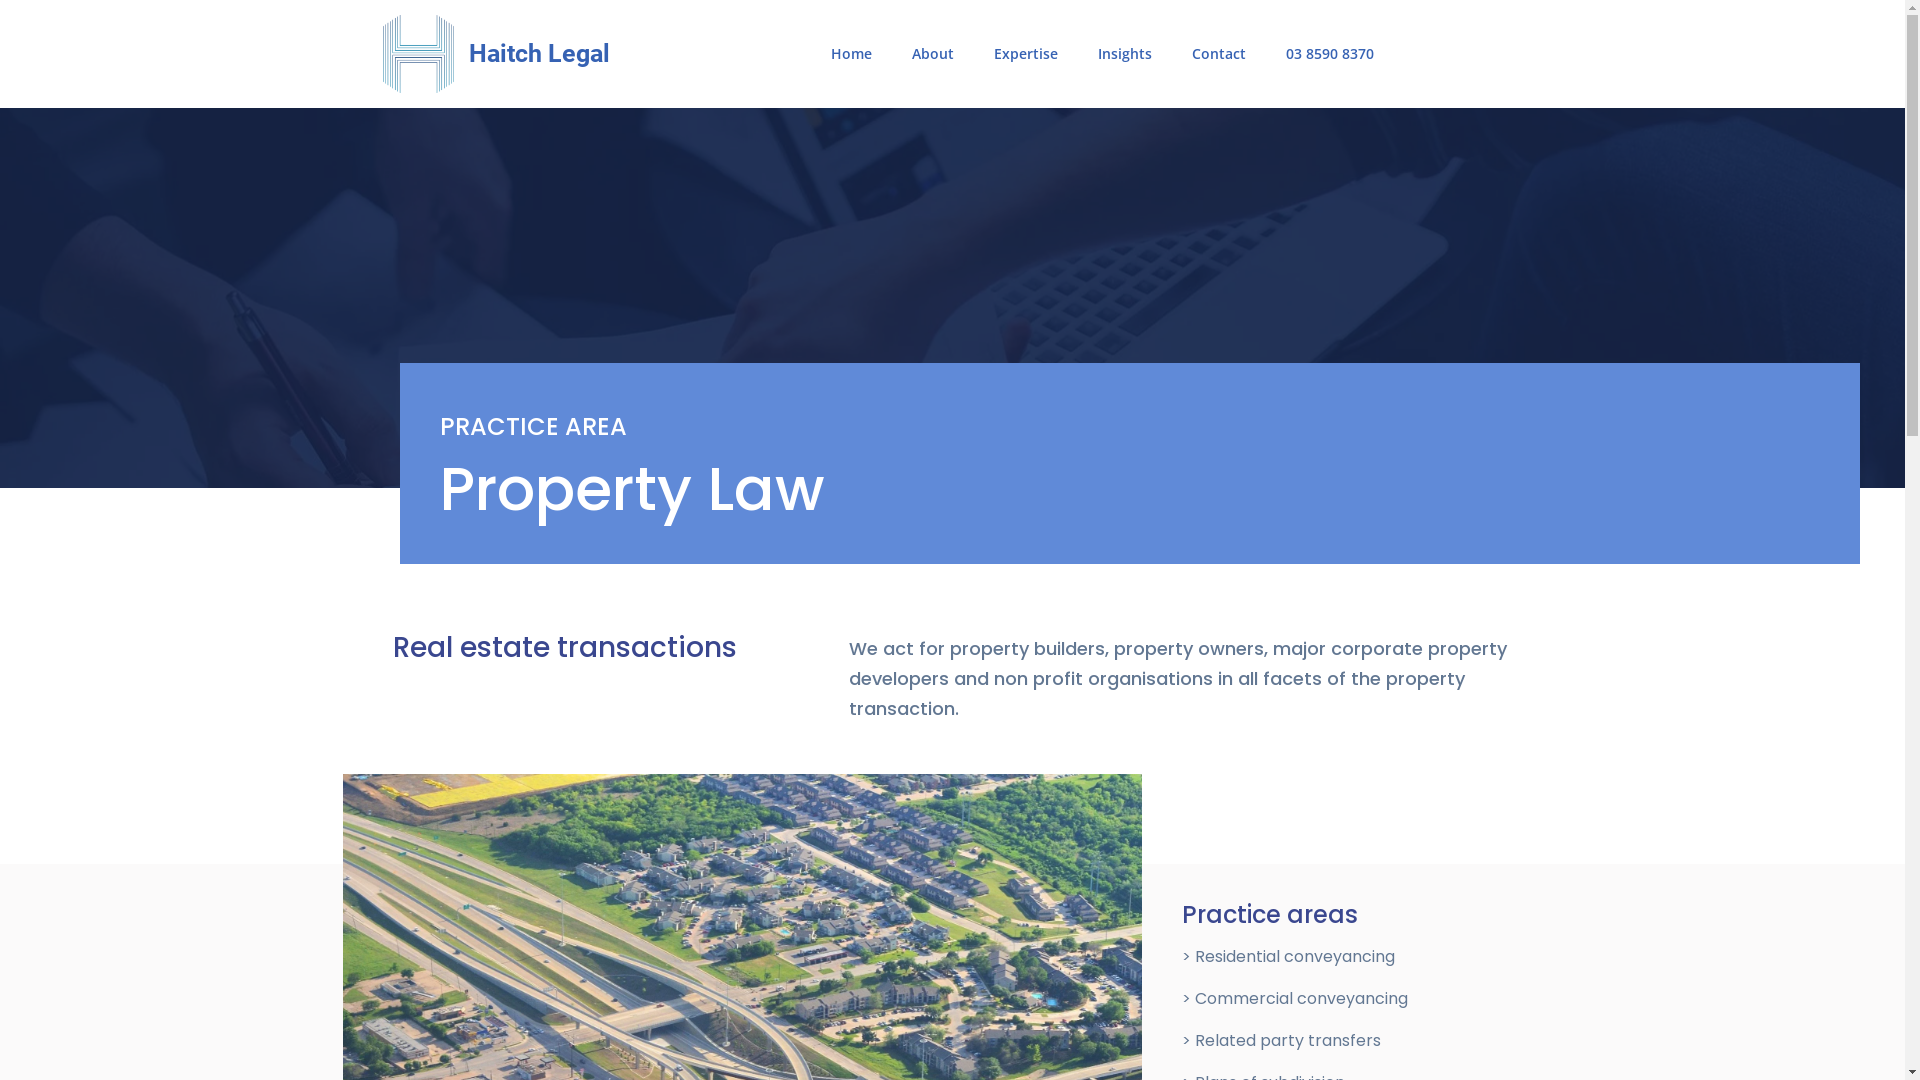  What do you see at coordinates (1171, 53) in the screenshot?
I see `'Contact'` at bounding box center [1171, 53].